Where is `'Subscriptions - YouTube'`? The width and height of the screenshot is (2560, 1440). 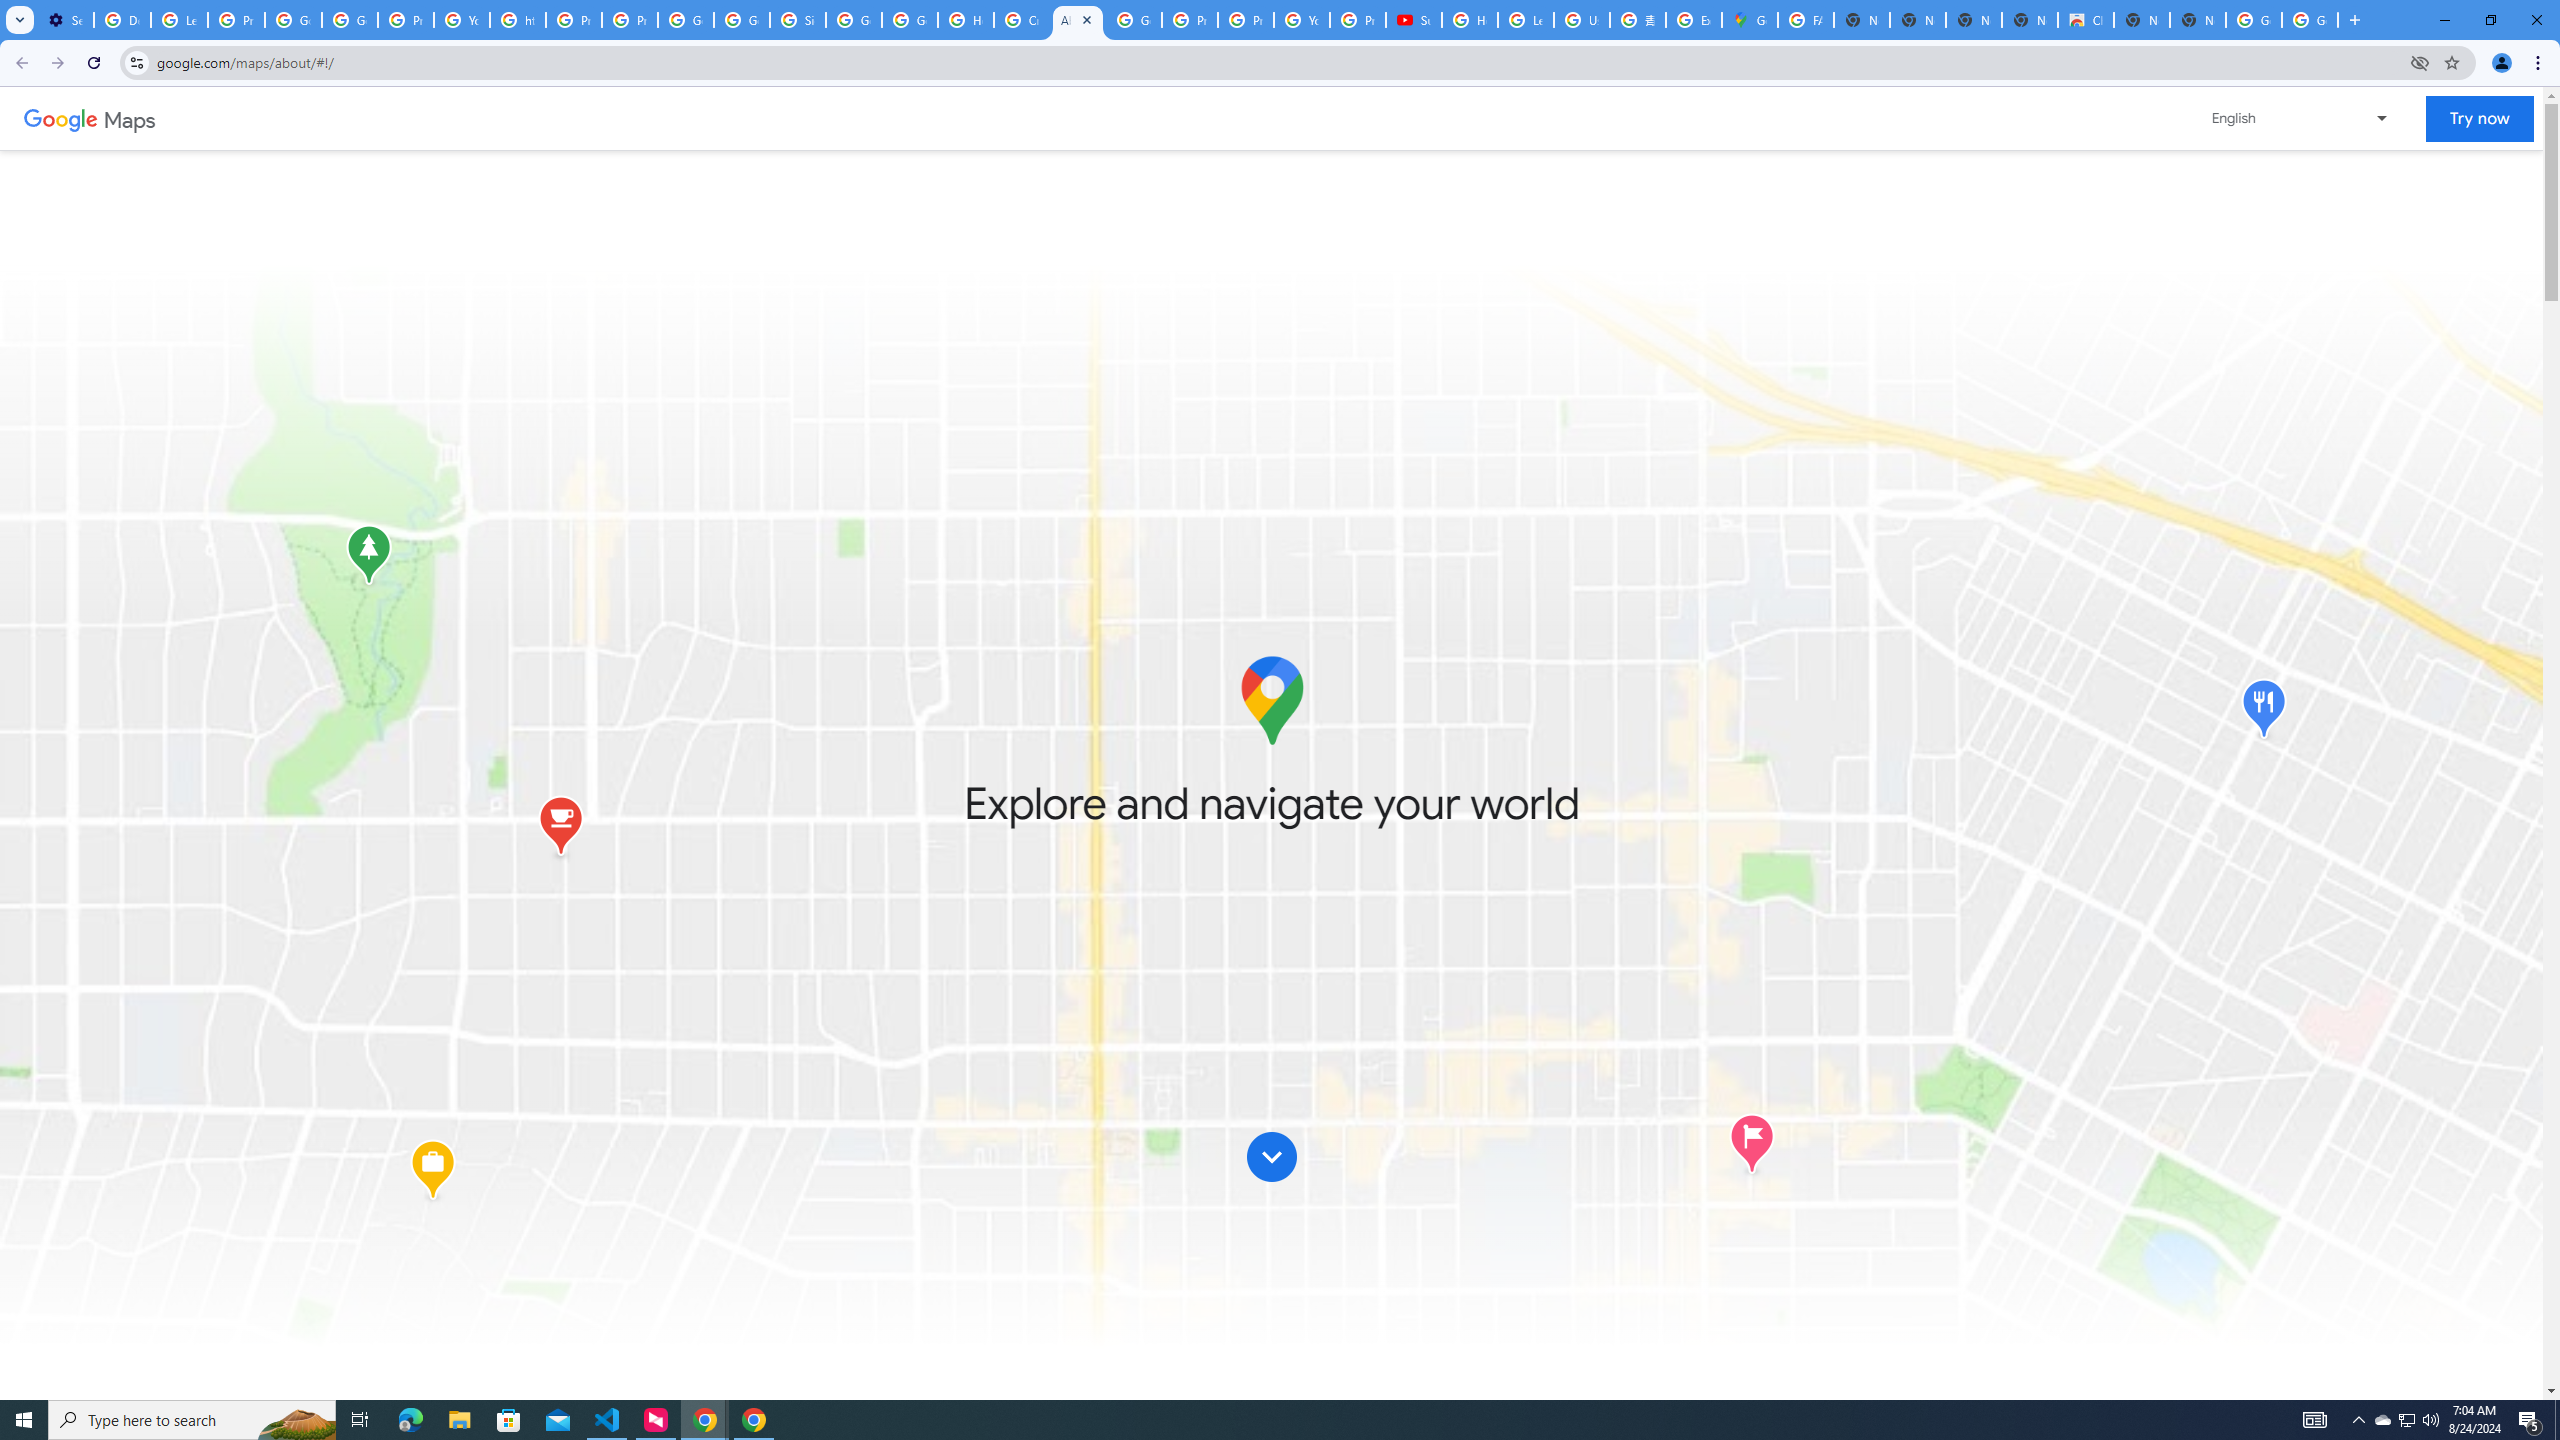 'Subscriptions - YouTube' is located at coordinates (1414, 19).